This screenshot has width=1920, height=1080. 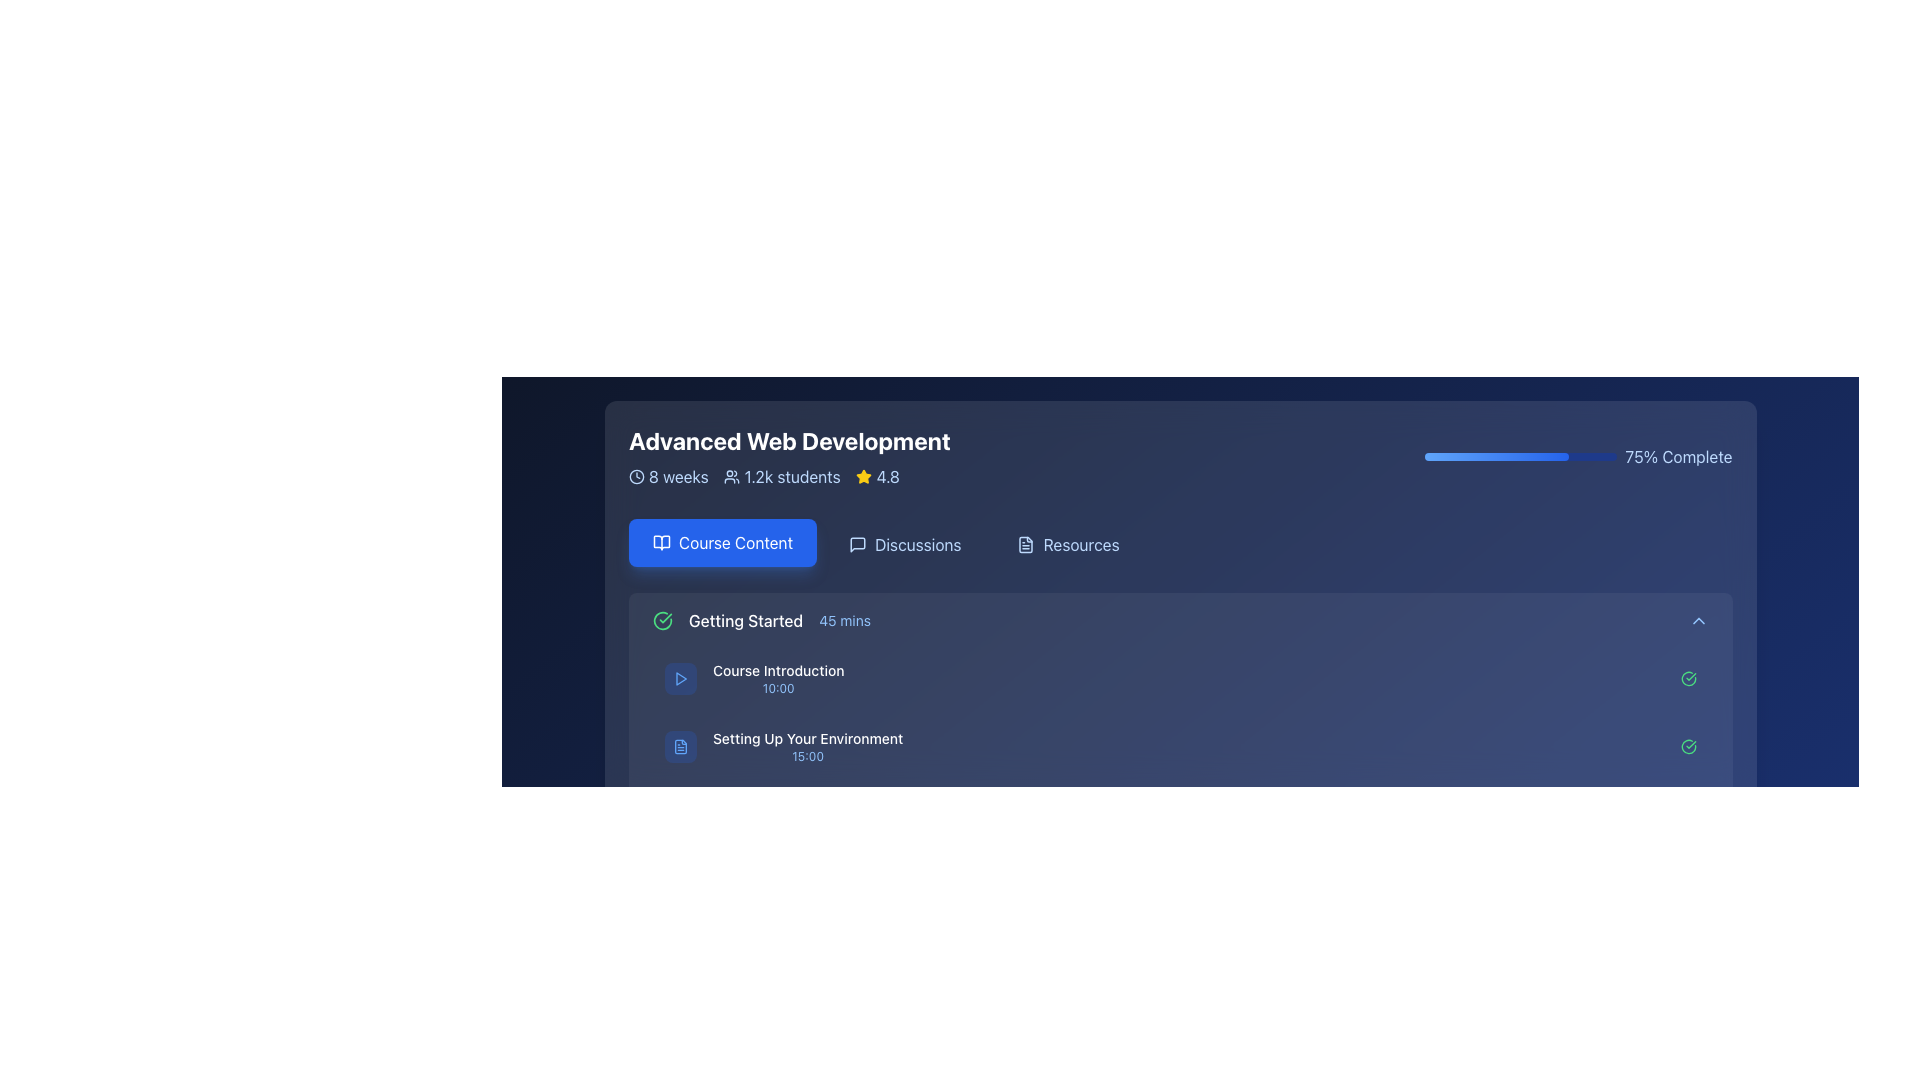 I want to click on the graphical icon representing the 'Setting Up Your Environment' file in the 'Course Content' section under 'Getting Started.', so click(x=680, y=747).